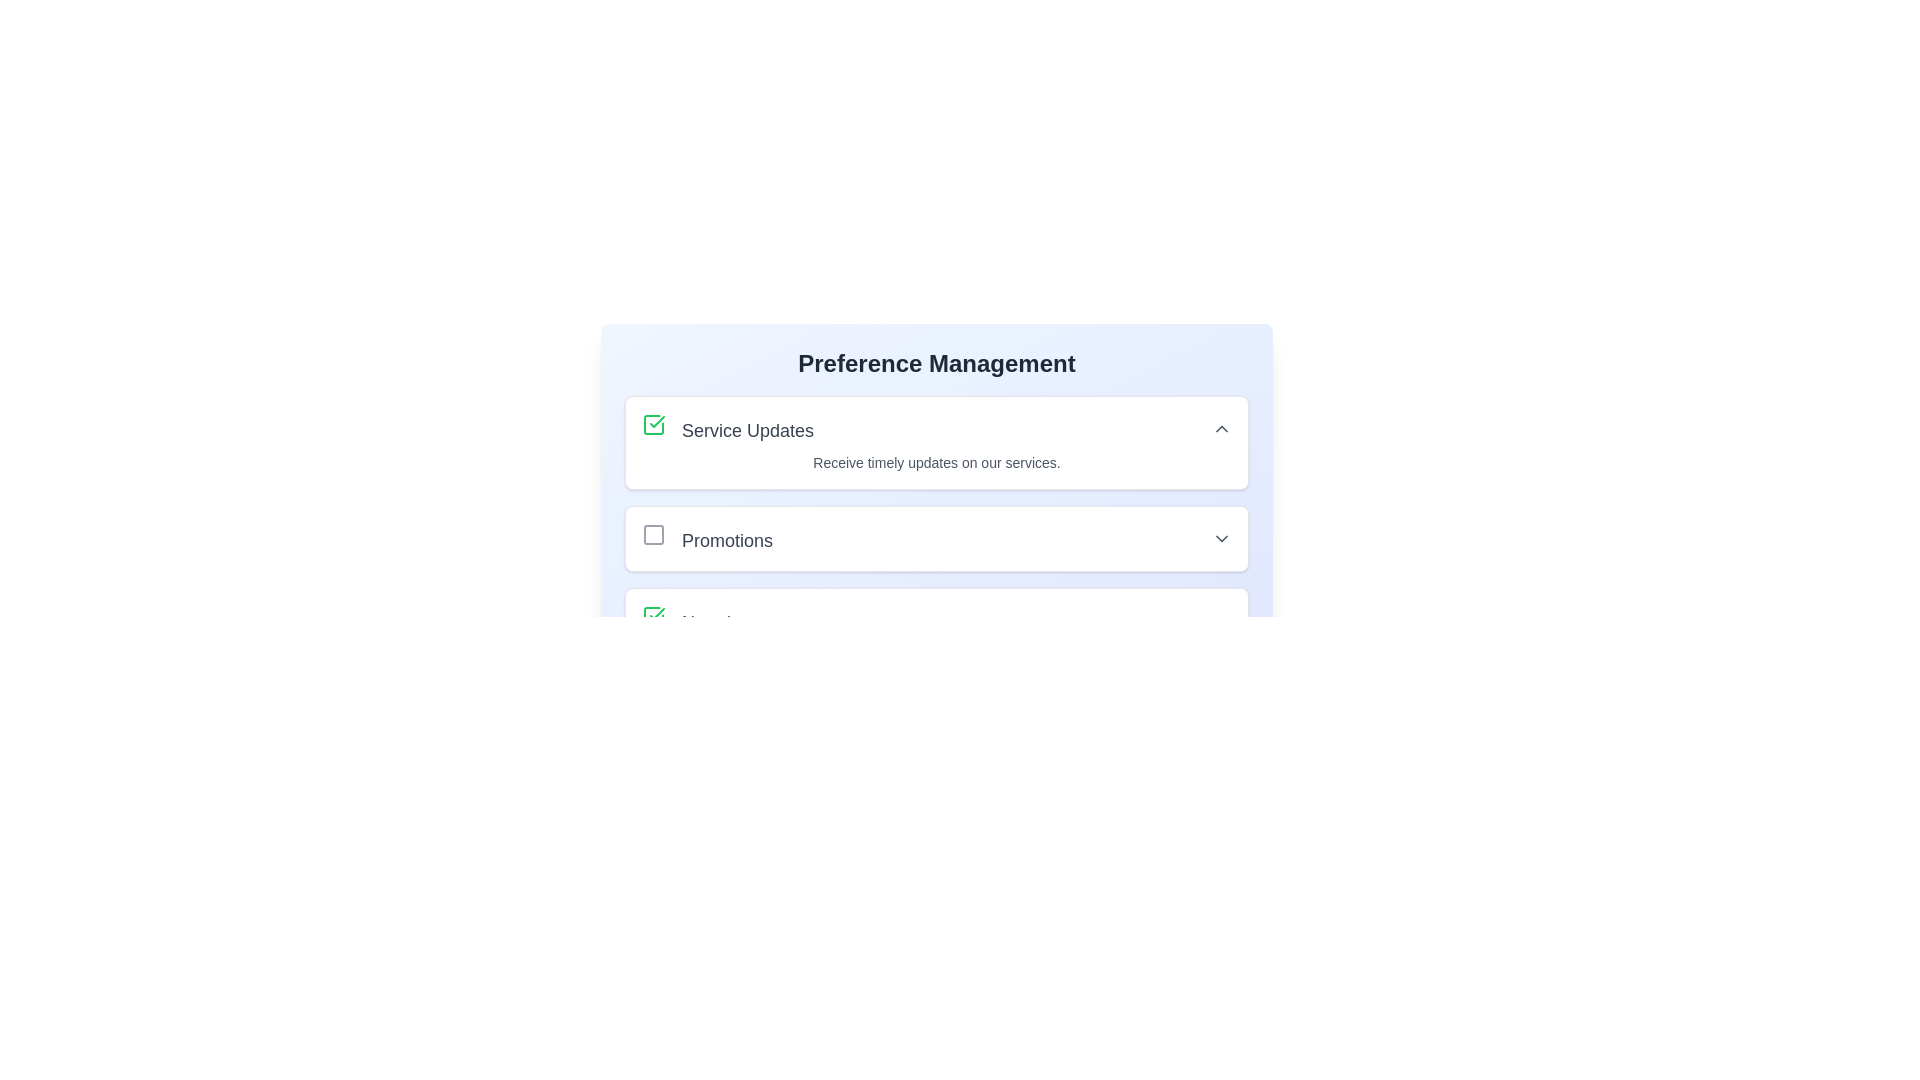 This screenshot has width=1920, height=1080. What do you see at coordinates (657, 420) in the screenshot?
I see `the checkmark symbol icon within the SVG for the 'Service Updates' item in the list` at bounding box center [657, 420].